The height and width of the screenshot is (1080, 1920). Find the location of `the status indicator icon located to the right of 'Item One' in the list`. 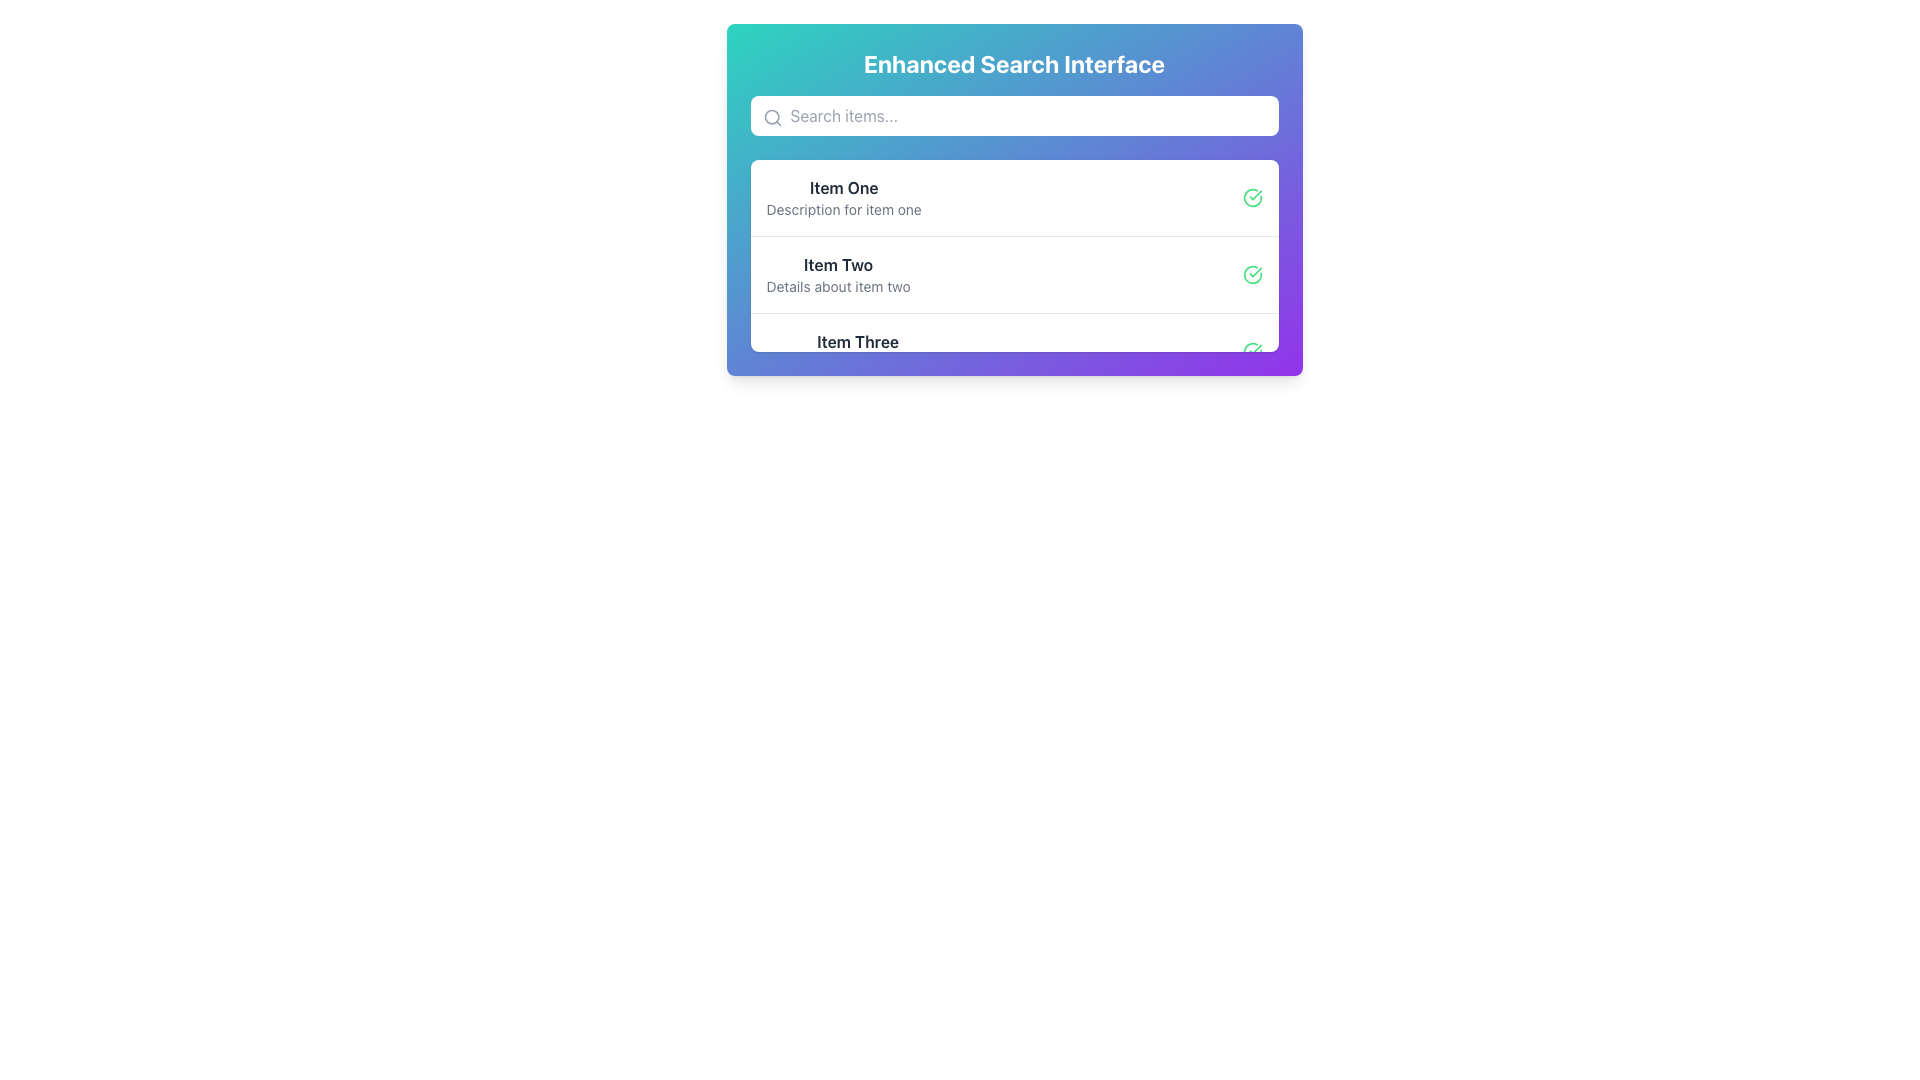

the status indicator icon located to the right of 'Item One' in the list is located at coordinates (1251, 197).